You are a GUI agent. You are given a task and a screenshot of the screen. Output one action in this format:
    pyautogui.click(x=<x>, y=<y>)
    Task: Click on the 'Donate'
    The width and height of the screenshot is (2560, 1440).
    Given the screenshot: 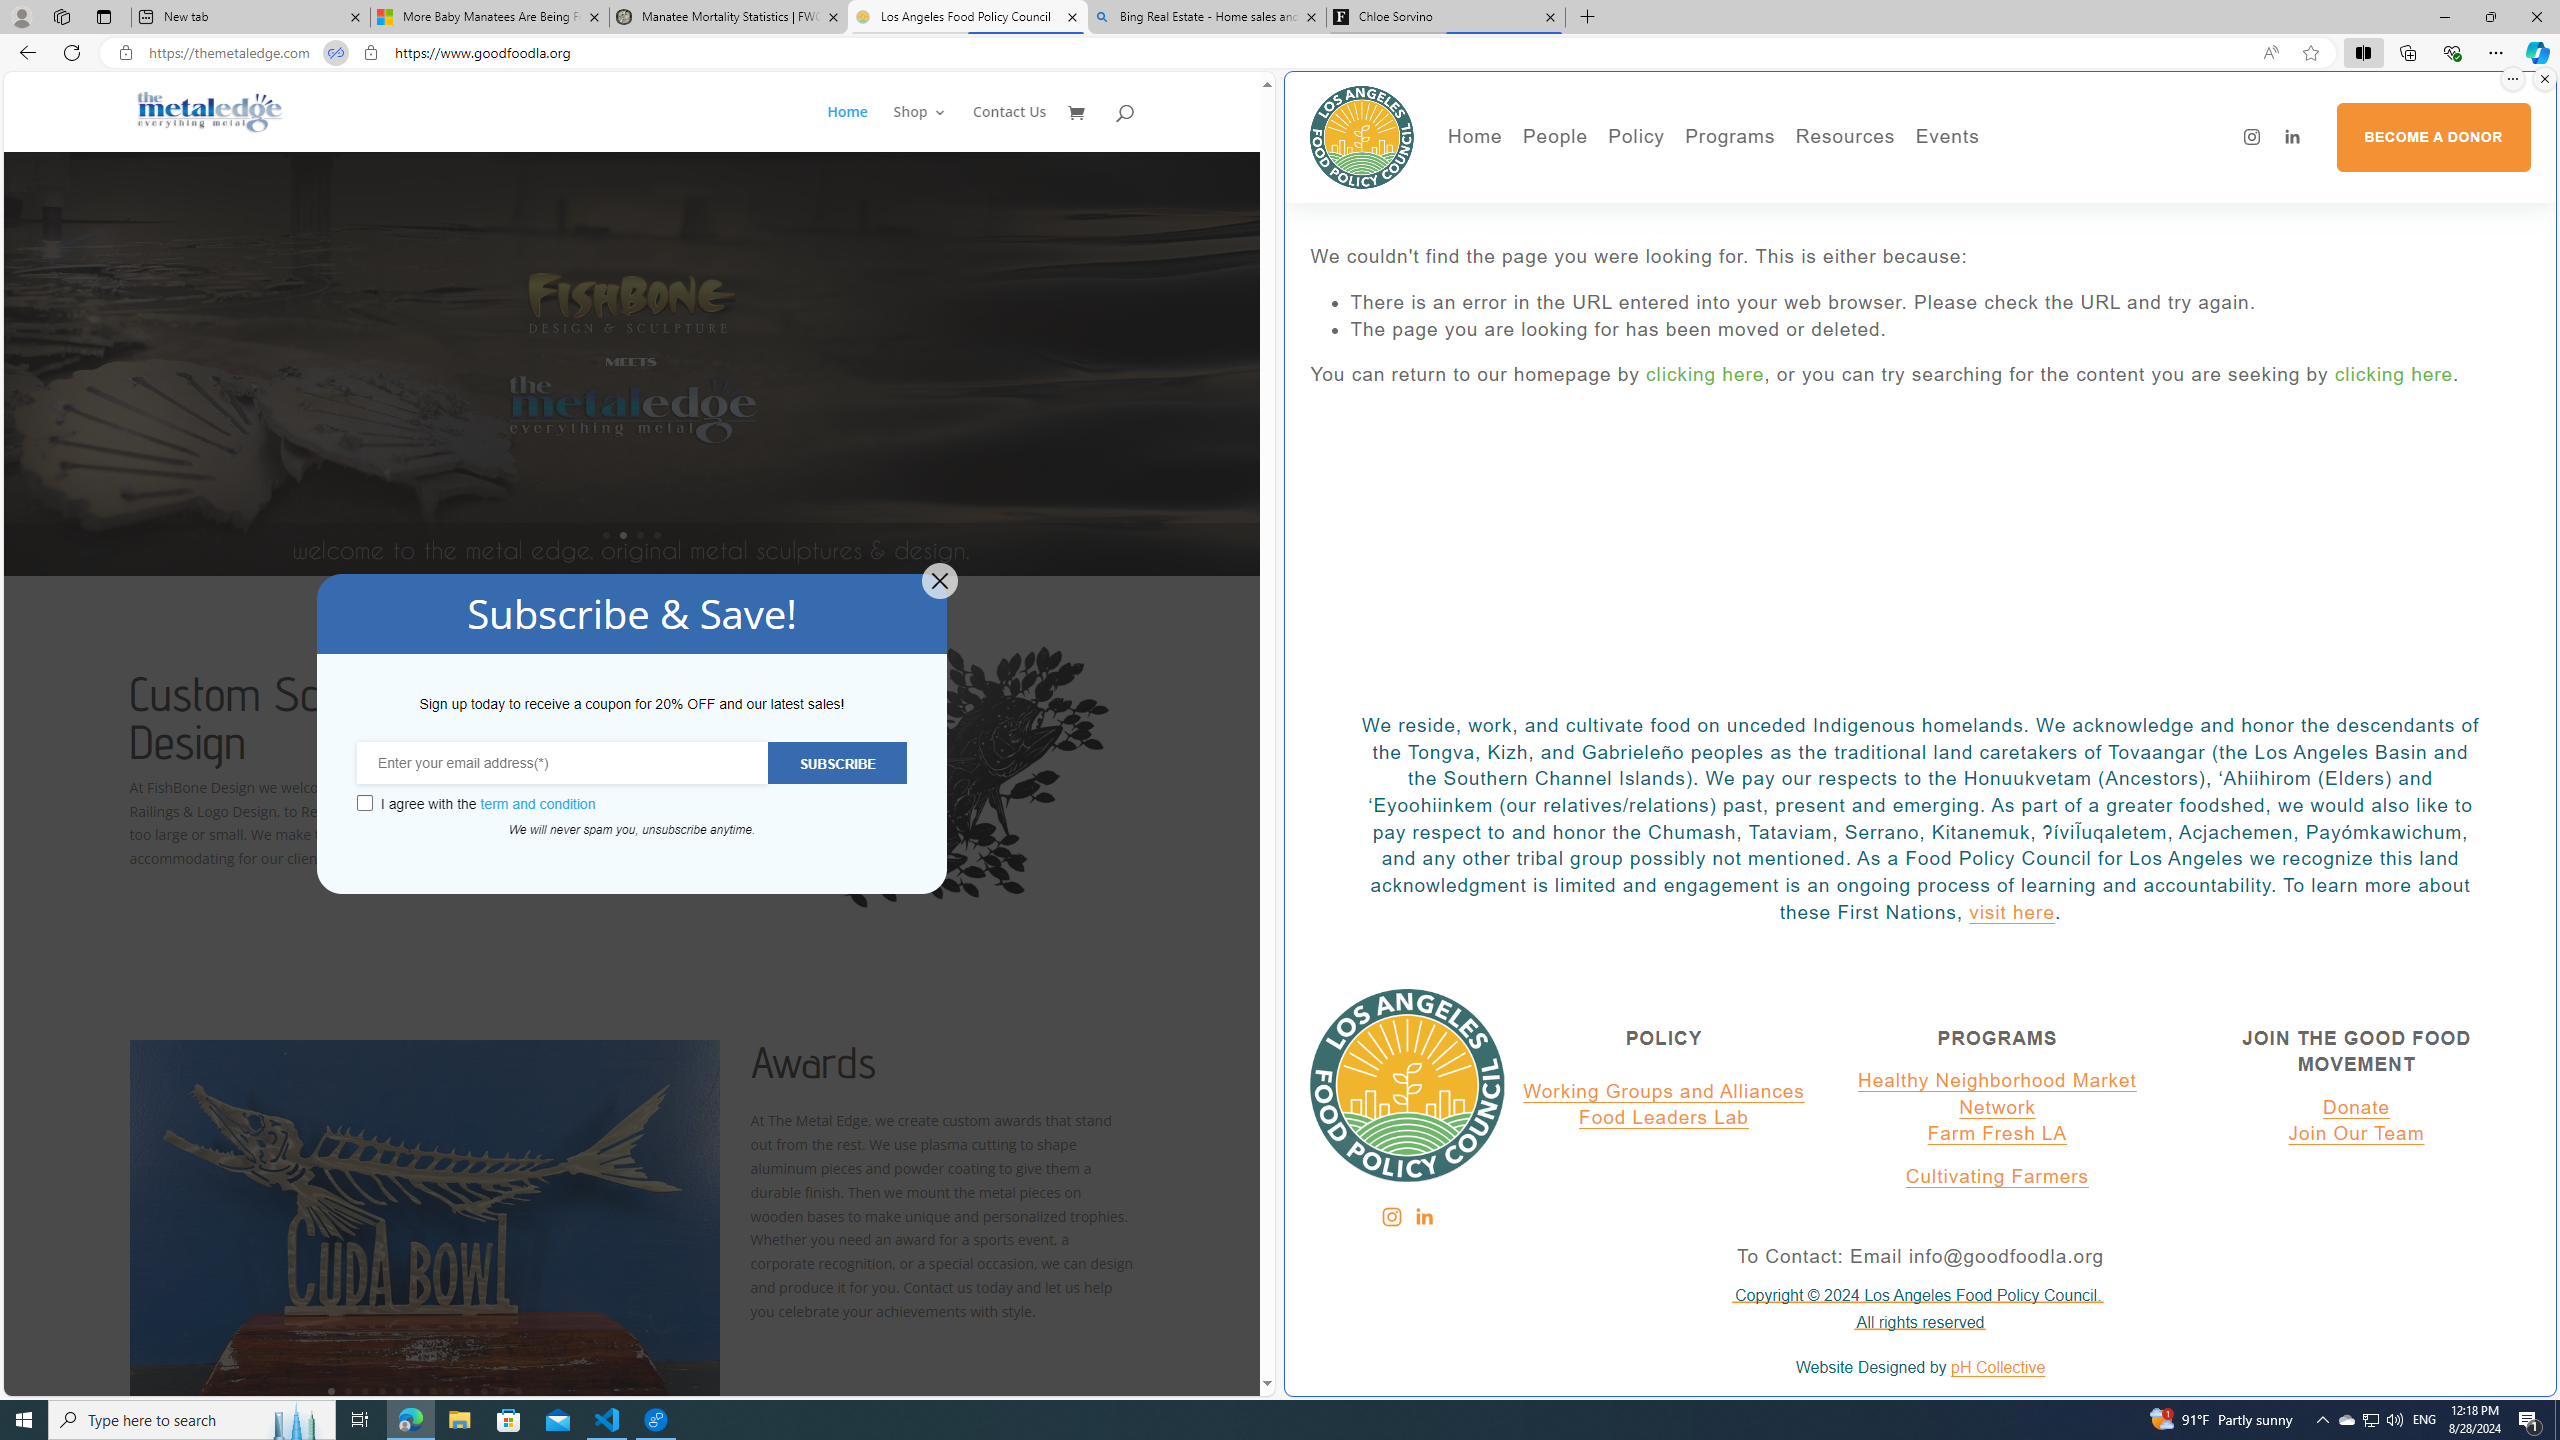 What is the action you would take?
    pyautogui.click(x=2356, y=1107)
    